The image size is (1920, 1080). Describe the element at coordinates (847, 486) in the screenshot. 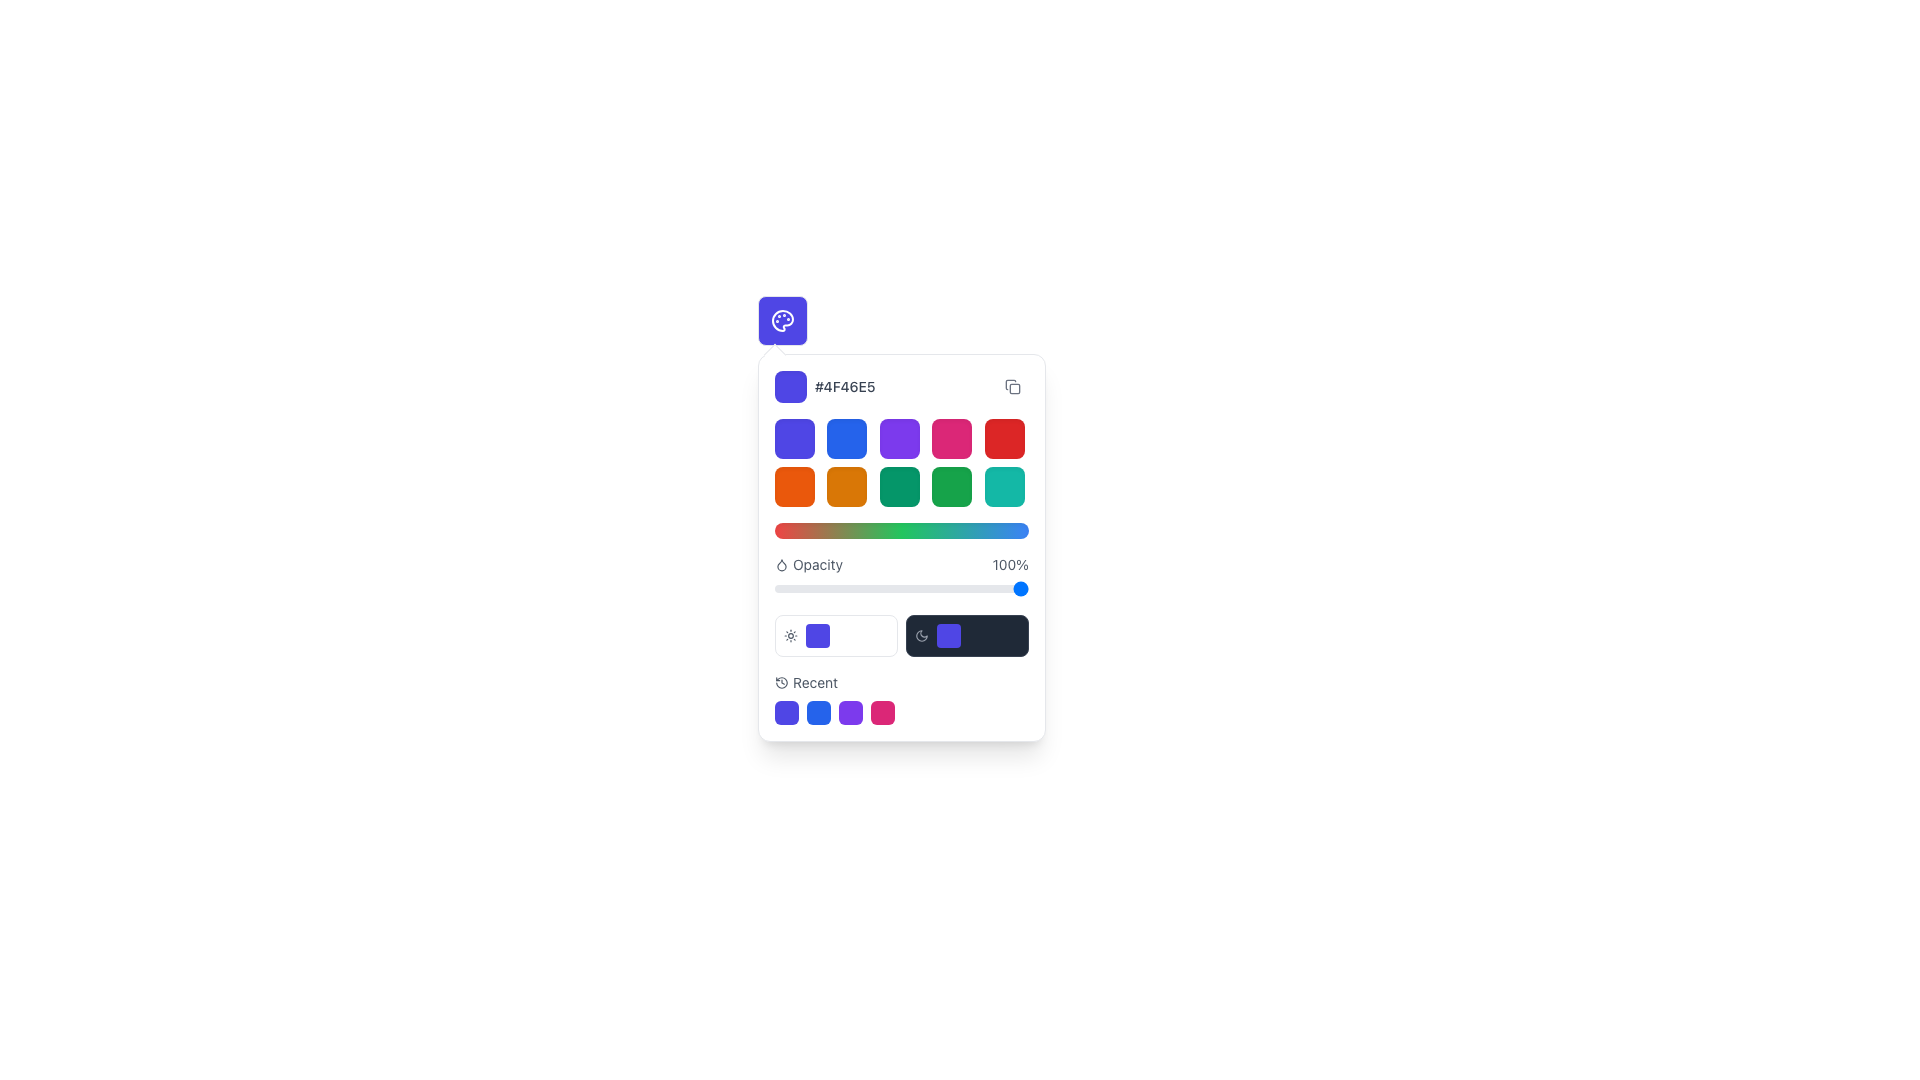

I see `the orange color selection button located in the second row and second column of a 5x2 grid layout` at that location.